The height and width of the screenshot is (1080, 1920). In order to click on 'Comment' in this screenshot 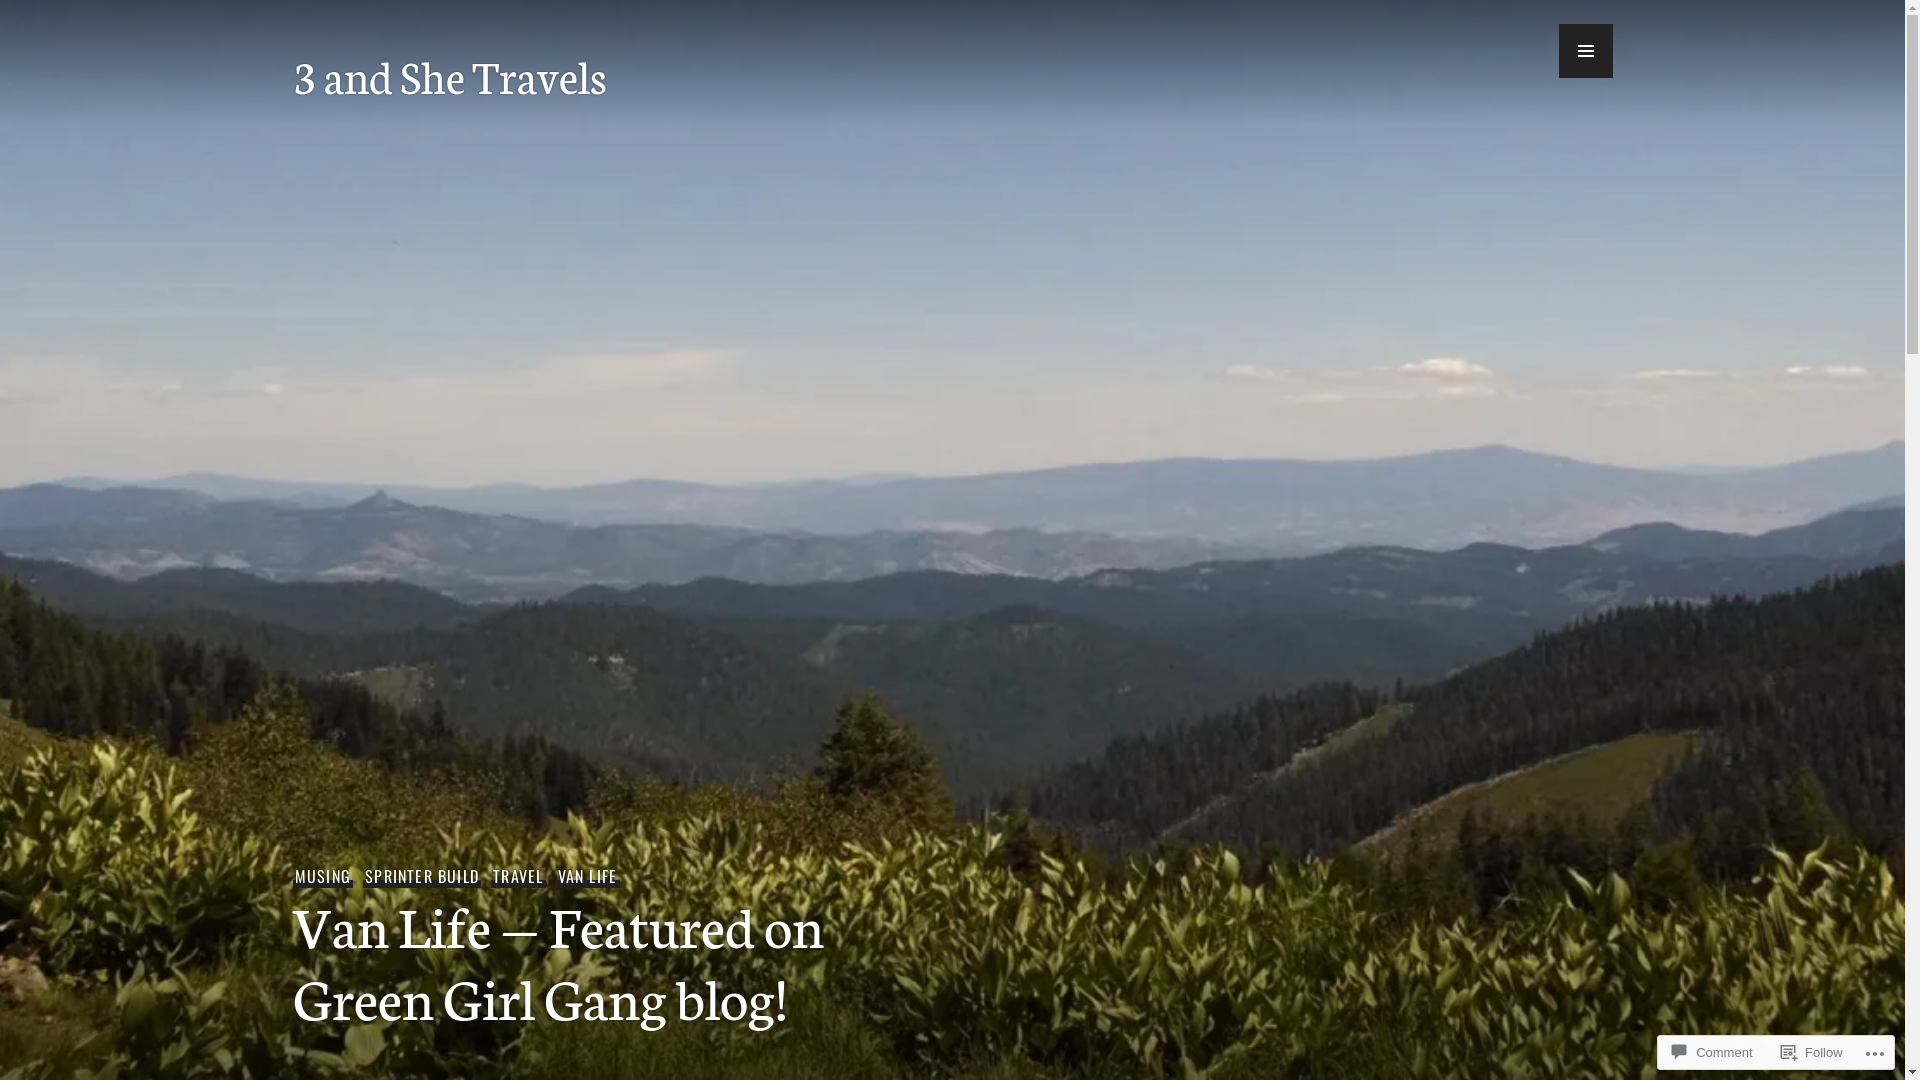, I will do `click(1711, 1051)`.